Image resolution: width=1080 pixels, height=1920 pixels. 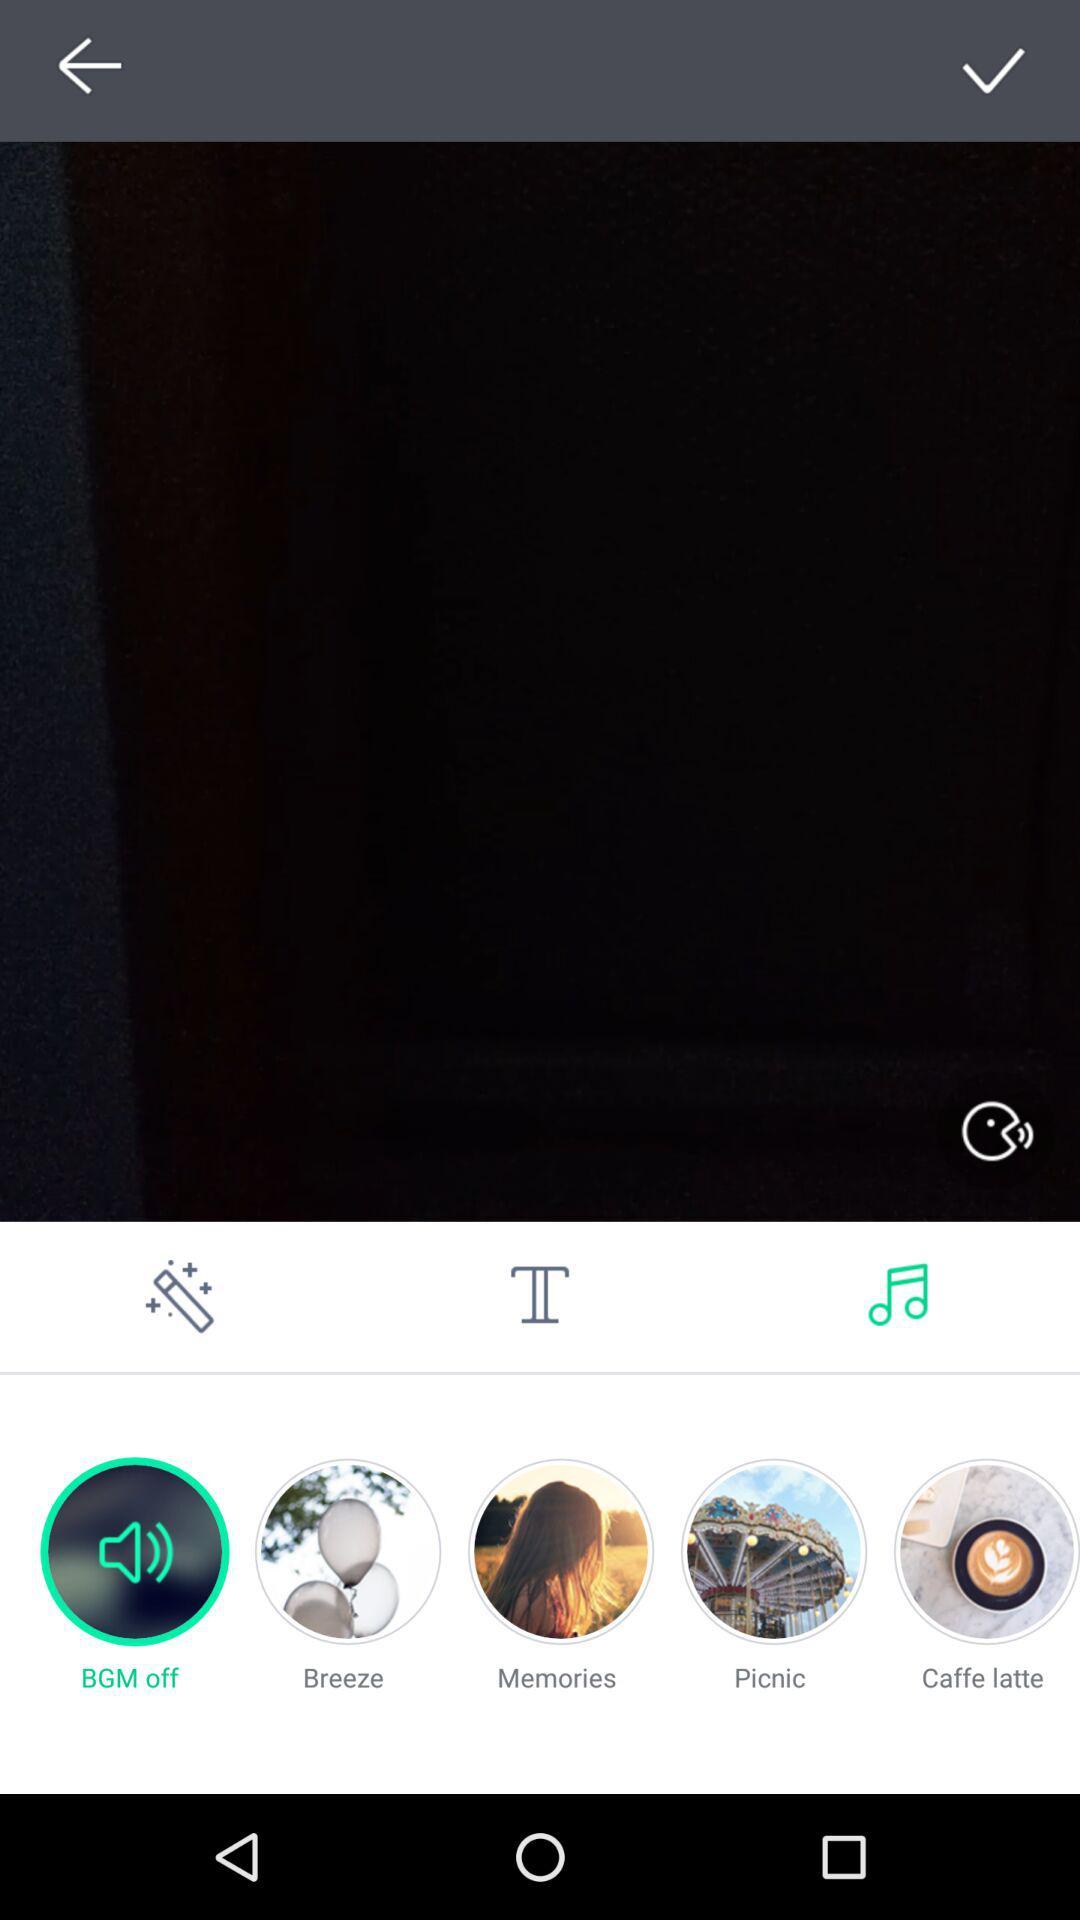 I want to click on confirm choice, so click(x=995, y=70).